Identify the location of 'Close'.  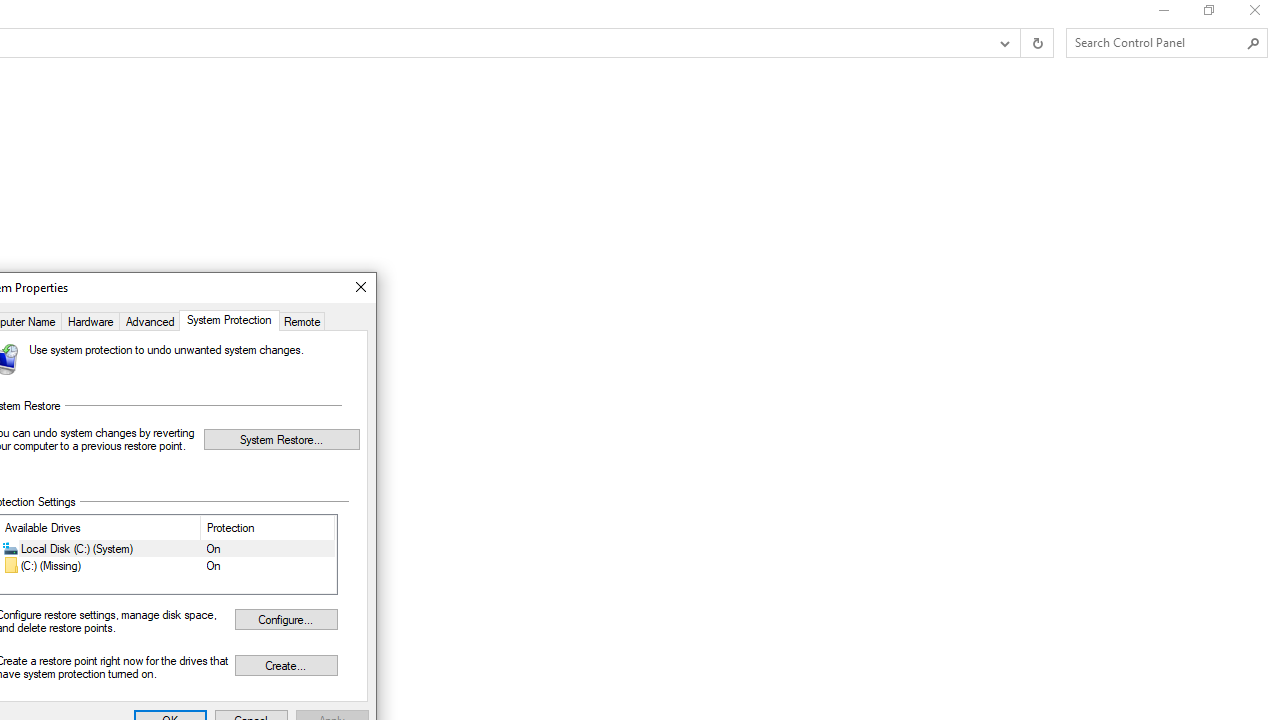
(360, 288).